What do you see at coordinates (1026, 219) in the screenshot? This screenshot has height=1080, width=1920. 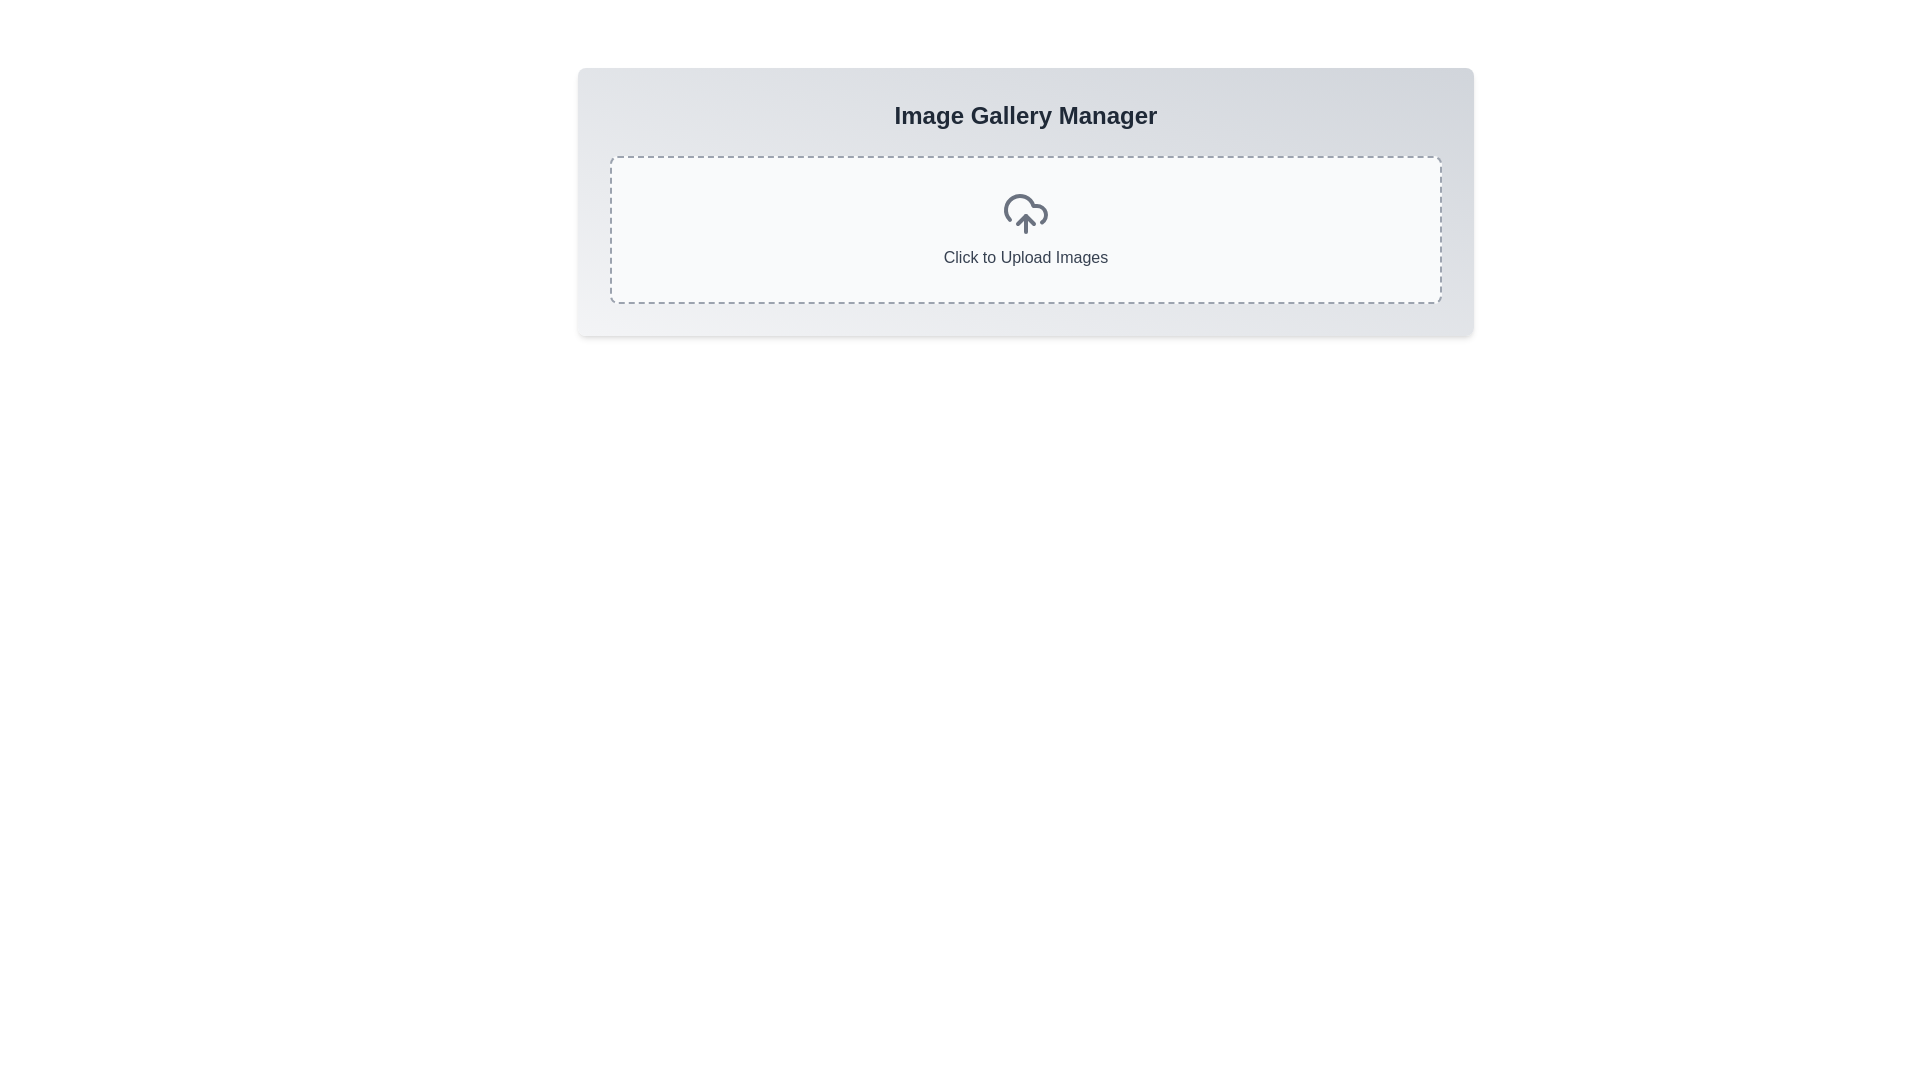 I see `the upward-pointing arrow icon, which is a gray chevron shape located at the bottom part of the cloud icon` at bounding box center [1026, 219].